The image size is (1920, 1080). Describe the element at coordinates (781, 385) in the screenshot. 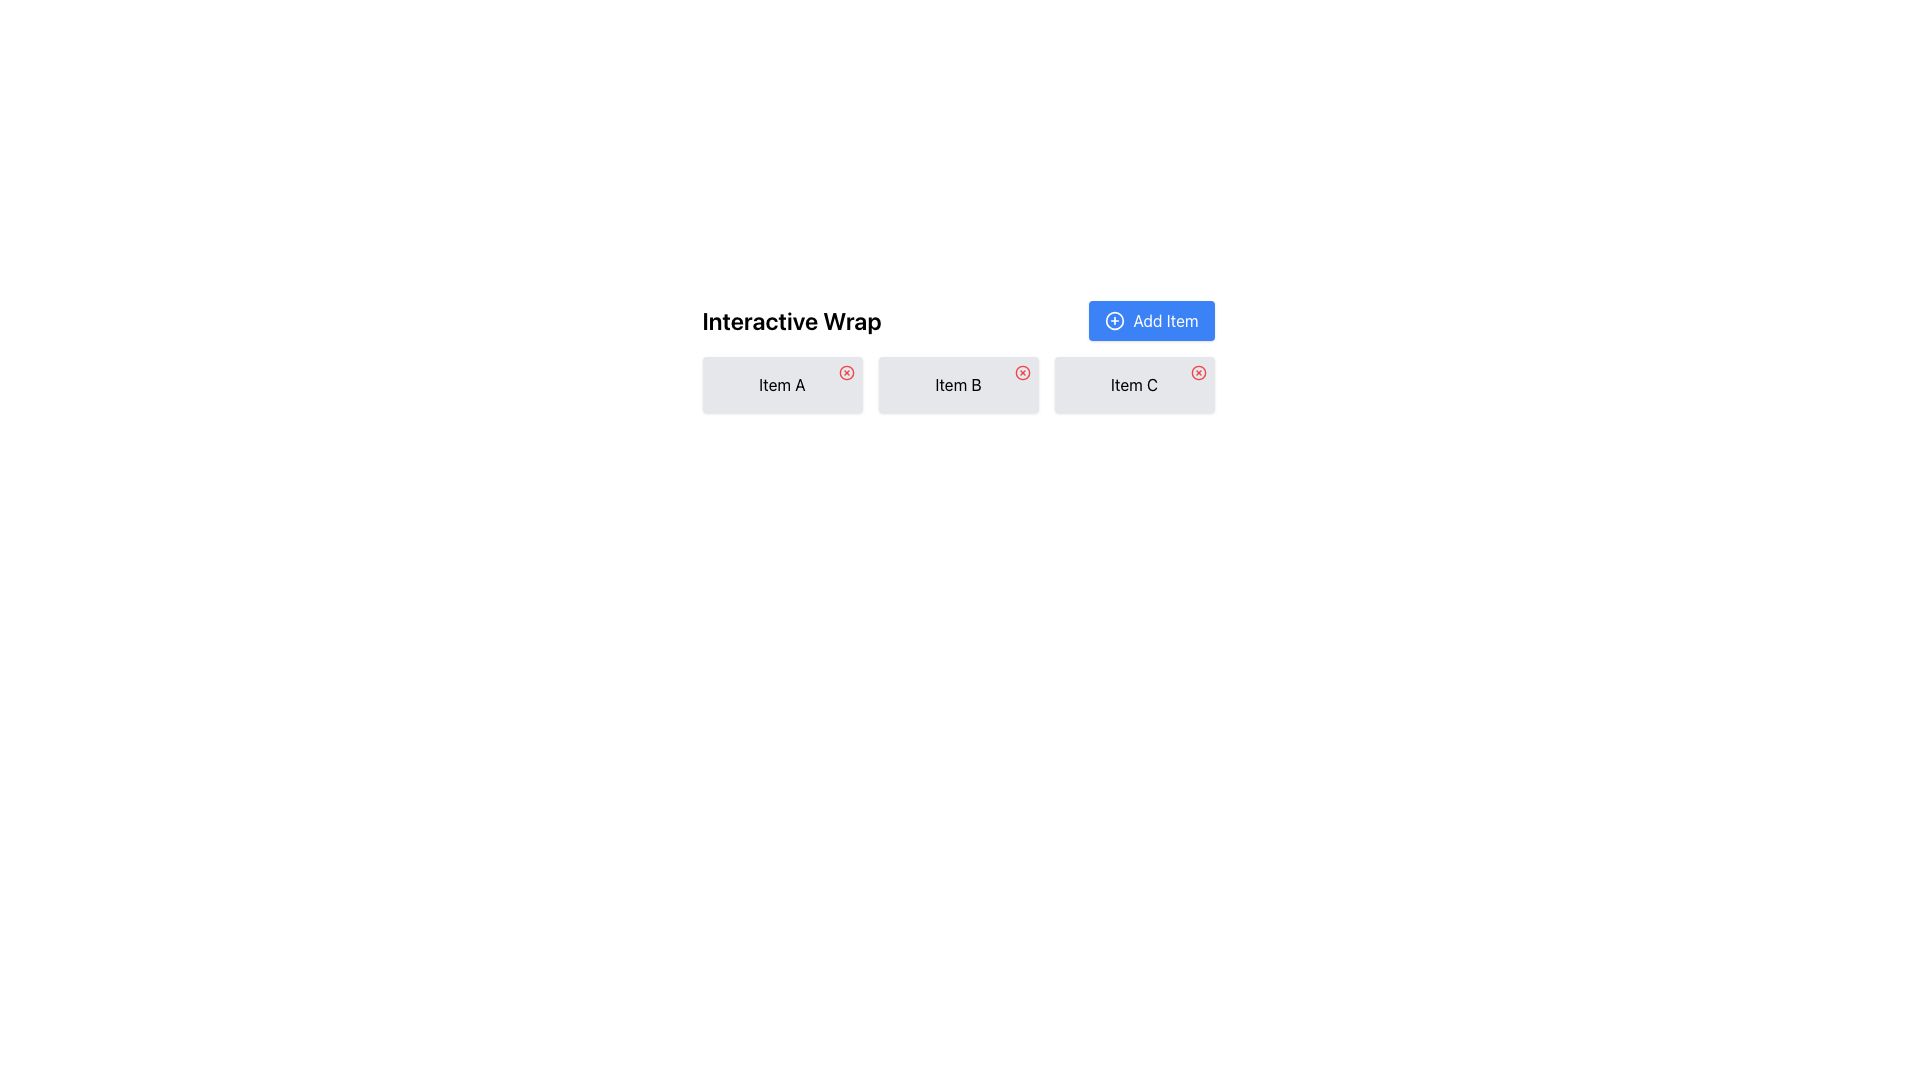

I see `the text on the first card` at that location.